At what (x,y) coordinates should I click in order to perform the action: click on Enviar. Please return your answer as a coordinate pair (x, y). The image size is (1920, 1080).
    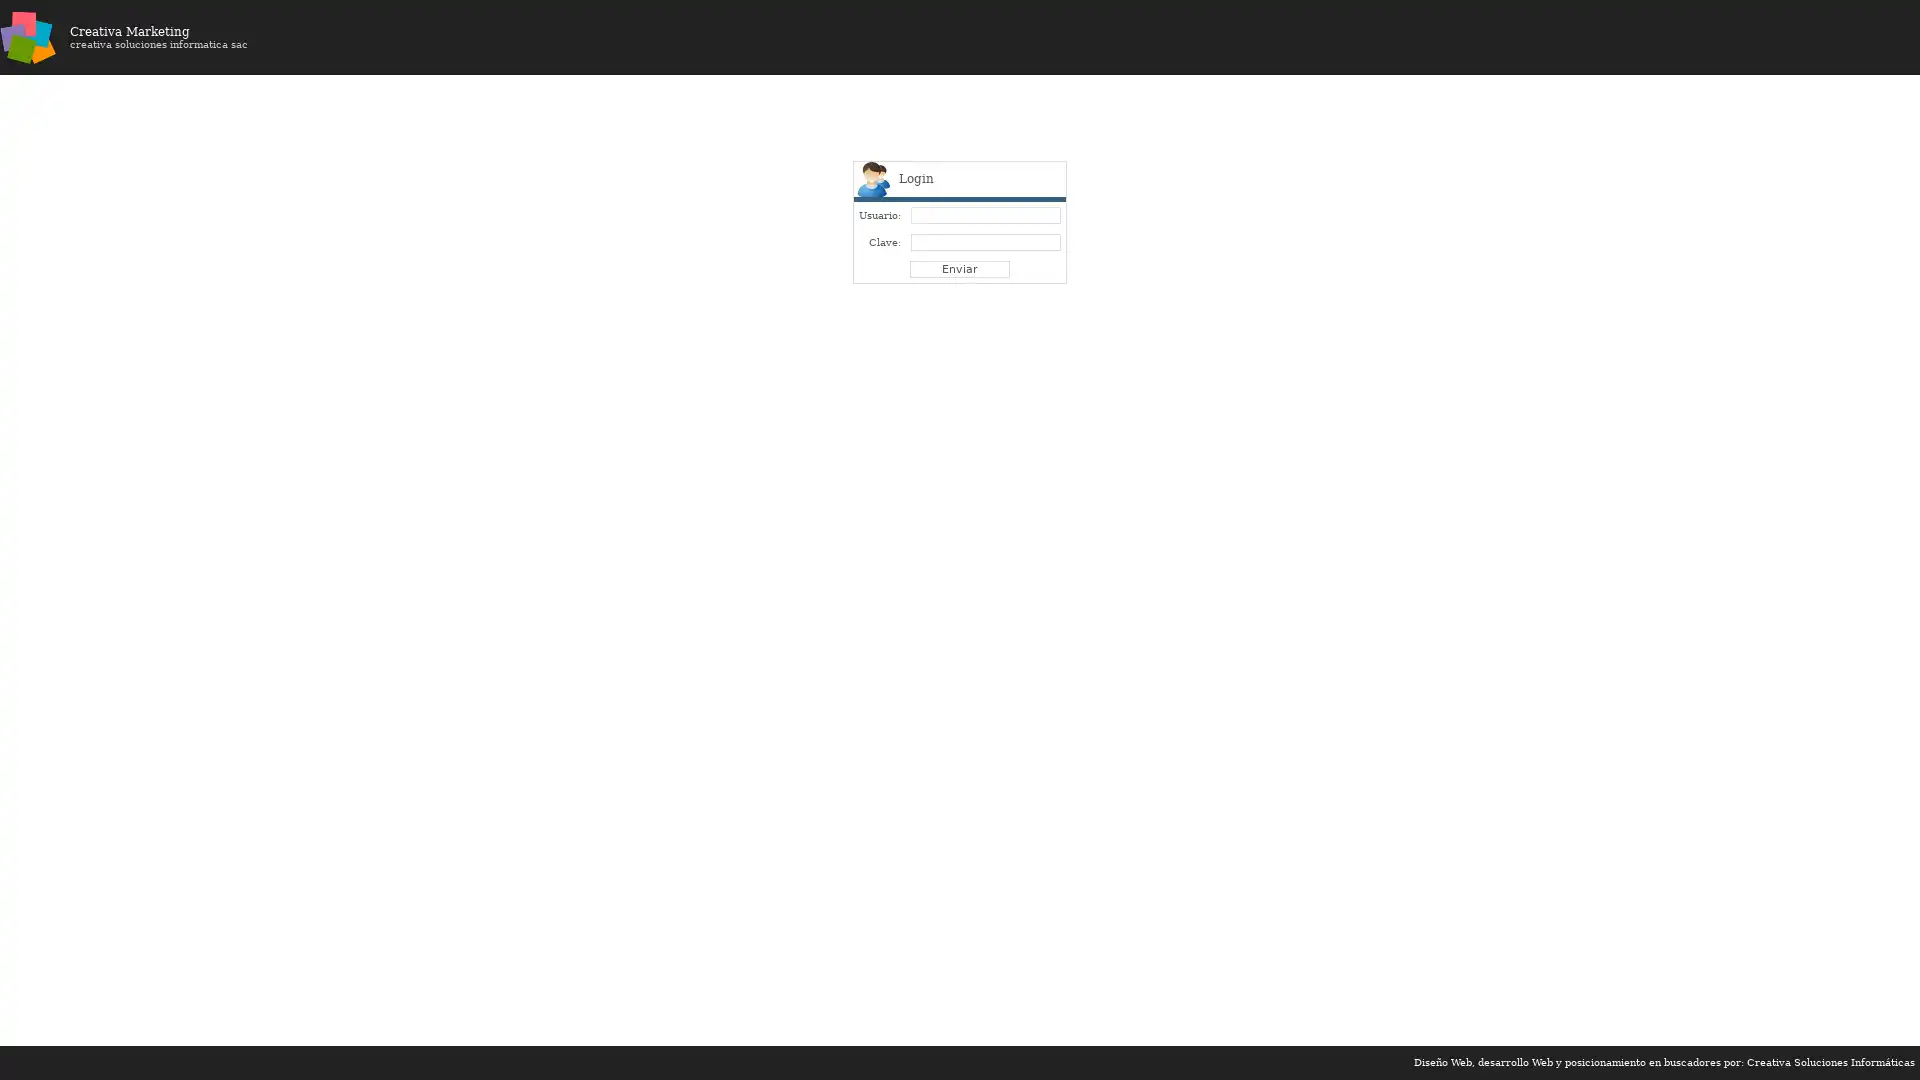
    Looking at the image, I should click on (960, 268).